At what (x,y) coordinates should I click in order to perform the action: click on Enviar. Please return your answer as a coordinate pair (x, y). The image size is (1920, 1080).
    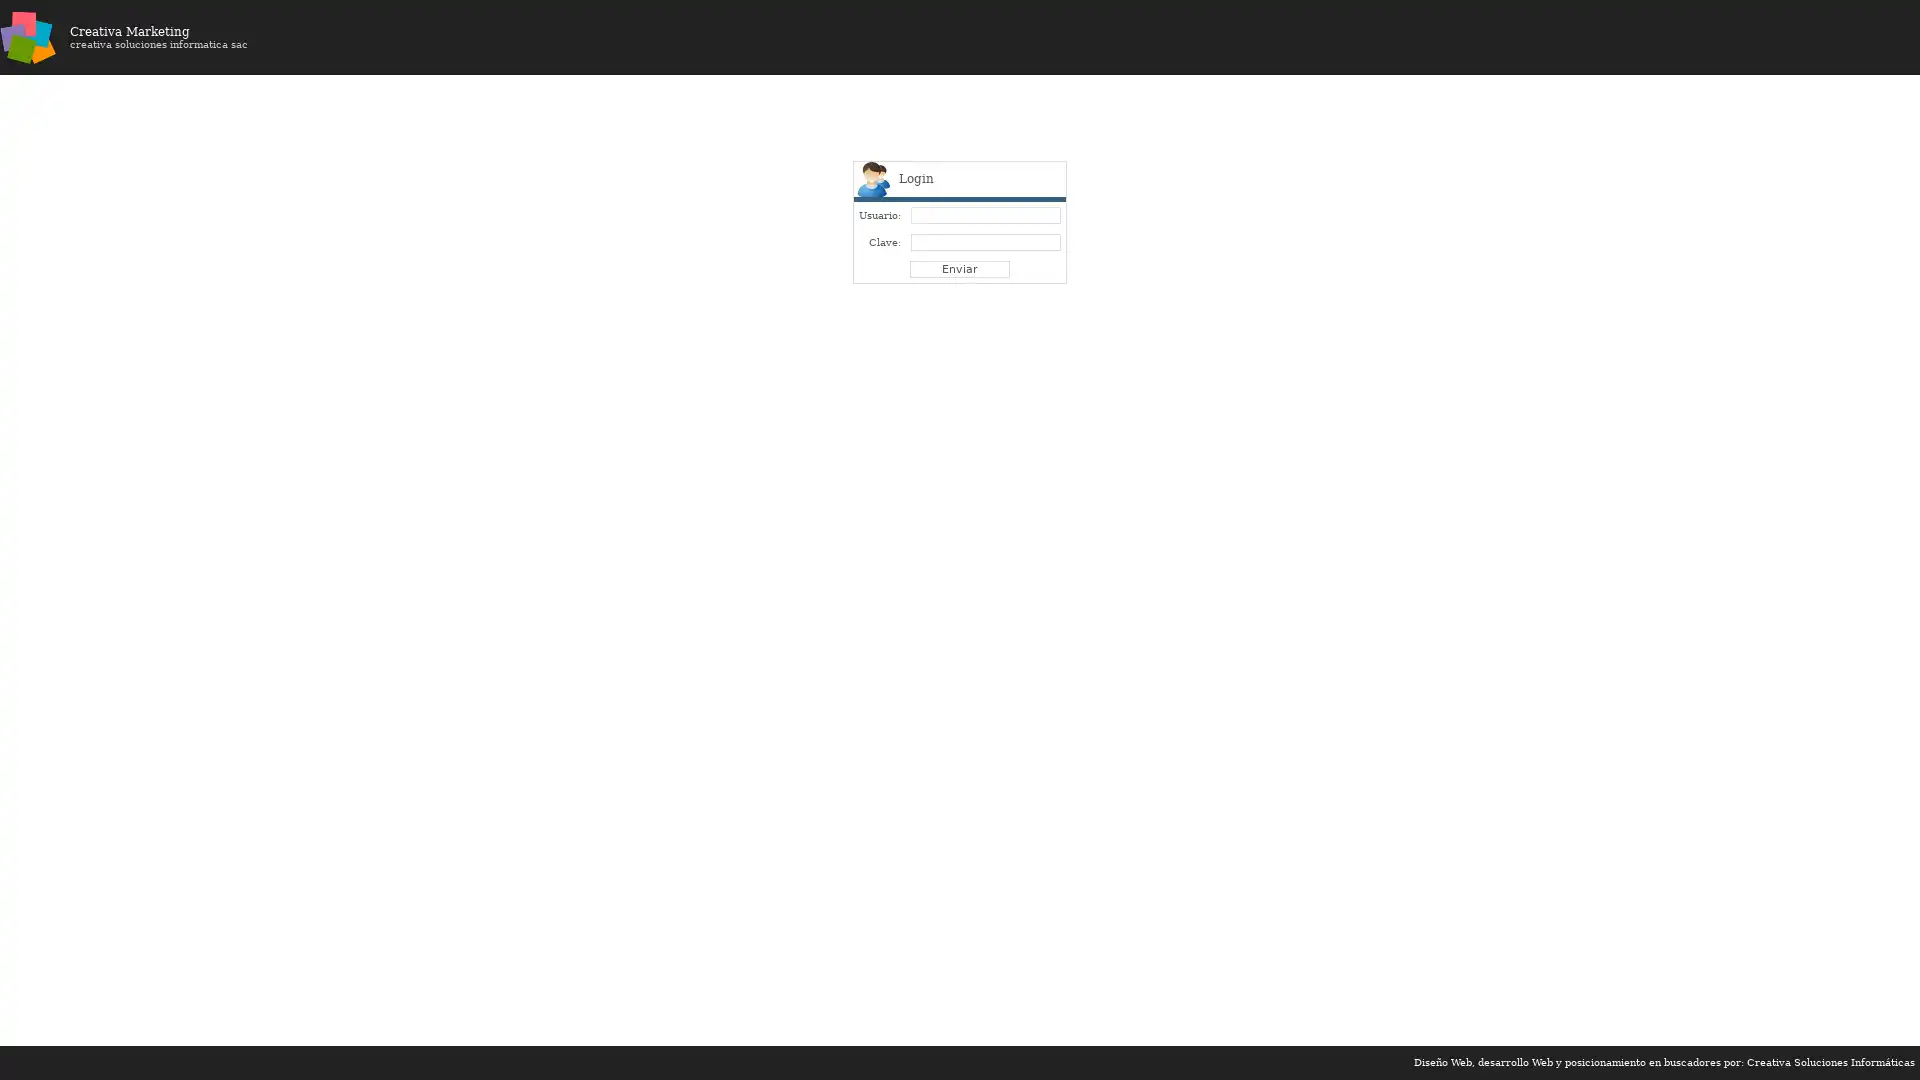
    Looking at the image, I should click on (960, 268).